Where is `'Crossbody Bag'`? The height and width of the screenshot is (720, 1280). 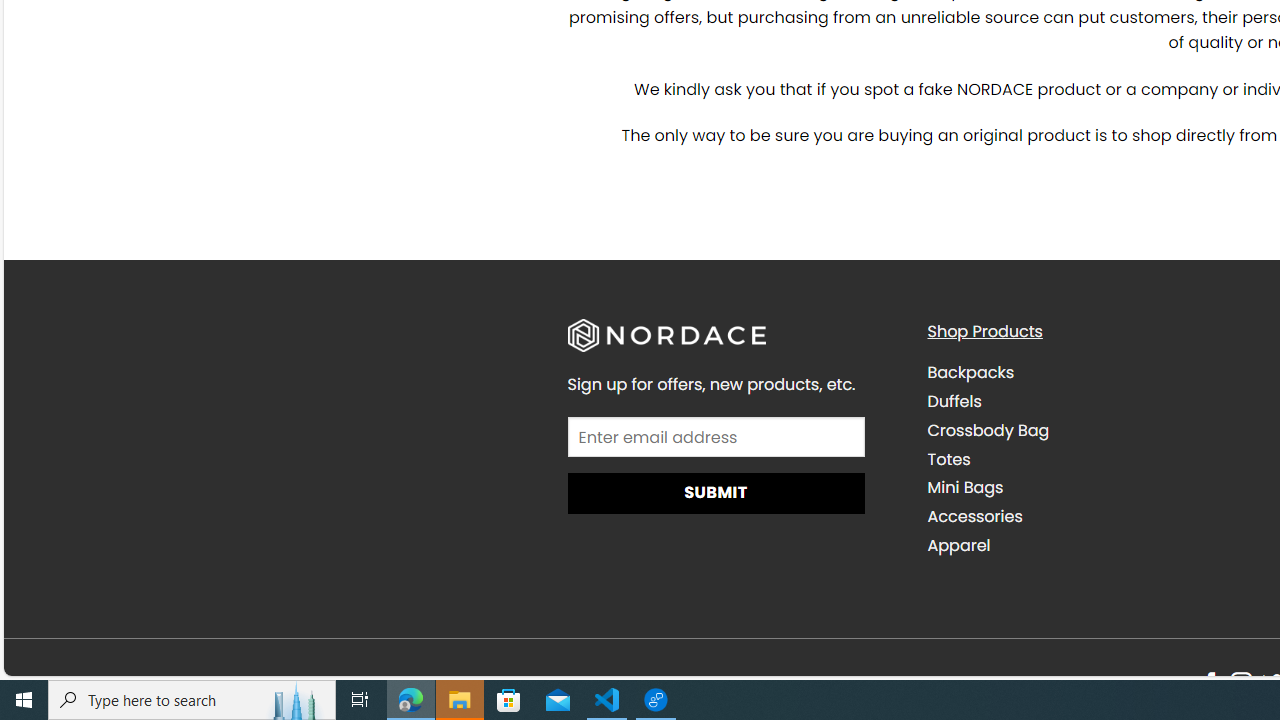 'Crossbody Bag' is located at coordinates (1091, 429).